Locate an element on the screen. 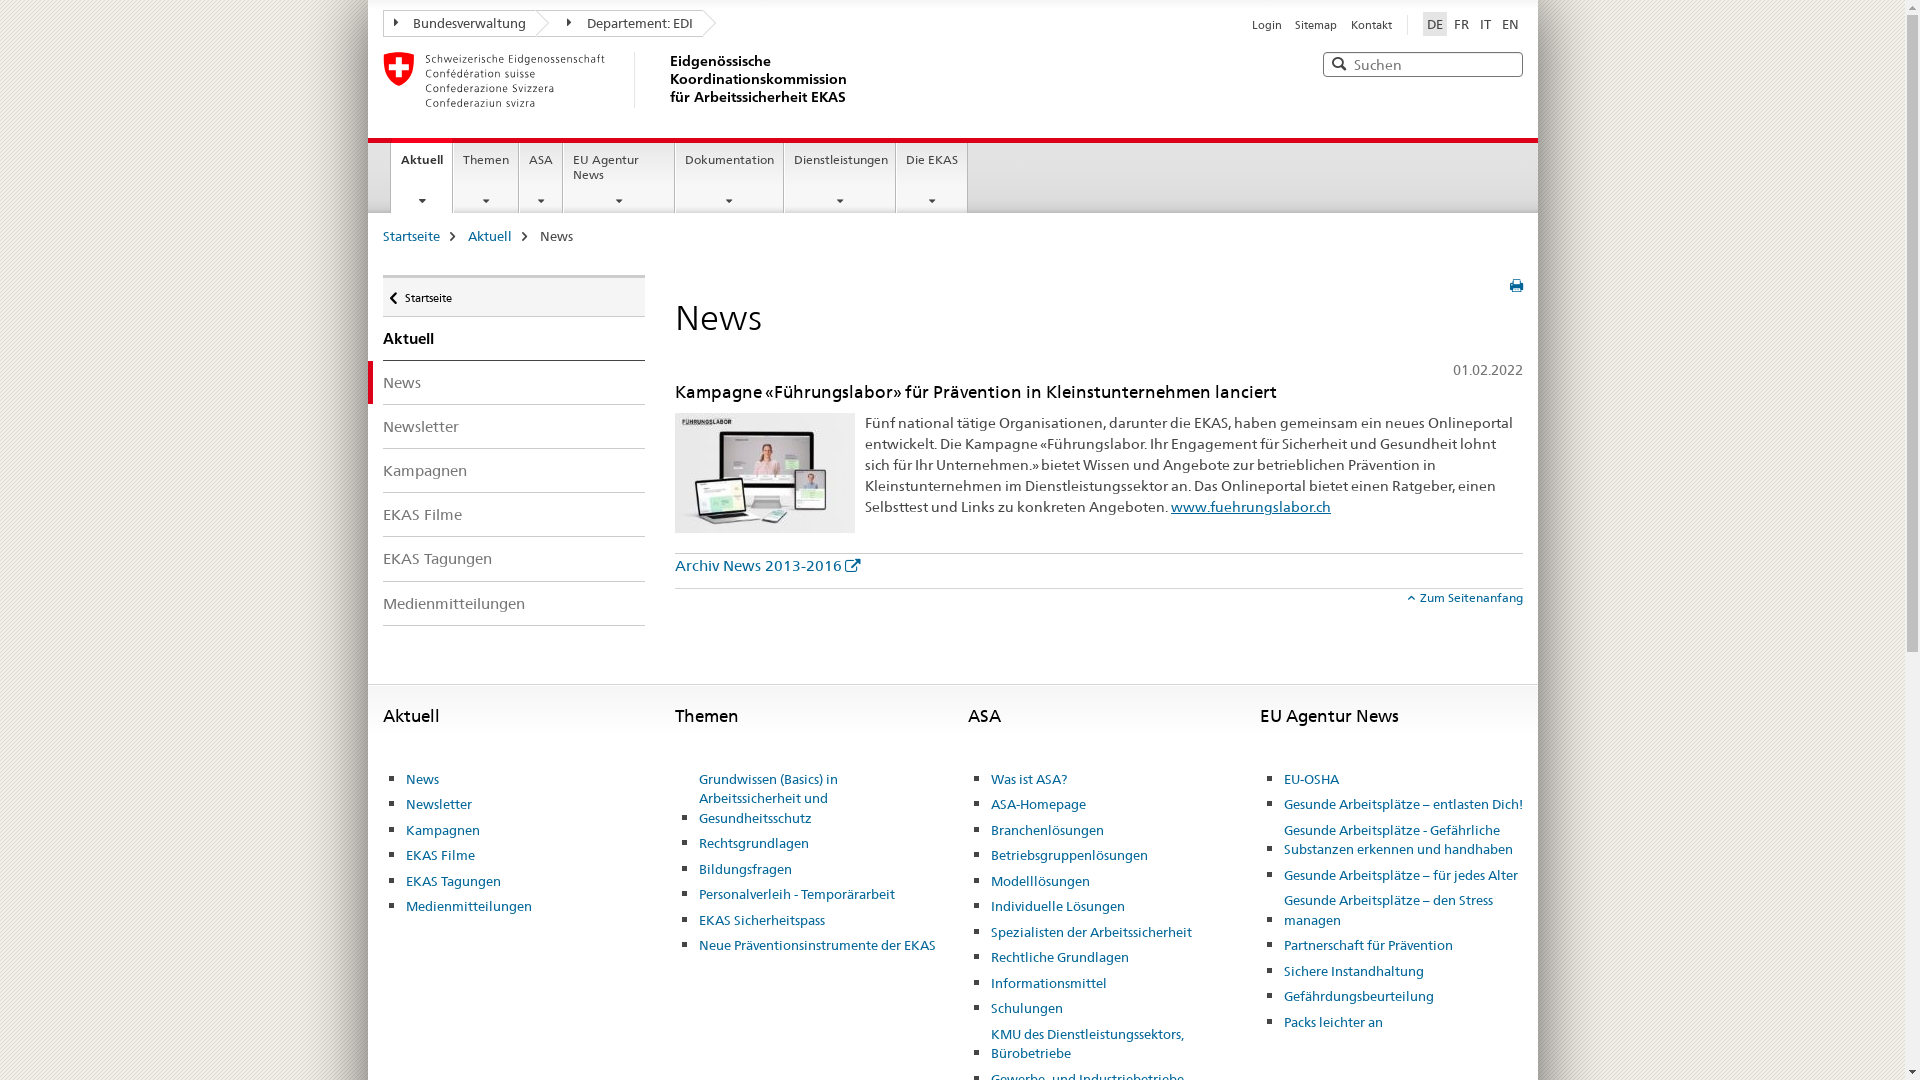  'Archiv News 2013-2016' is located at coordinates (766, 565).